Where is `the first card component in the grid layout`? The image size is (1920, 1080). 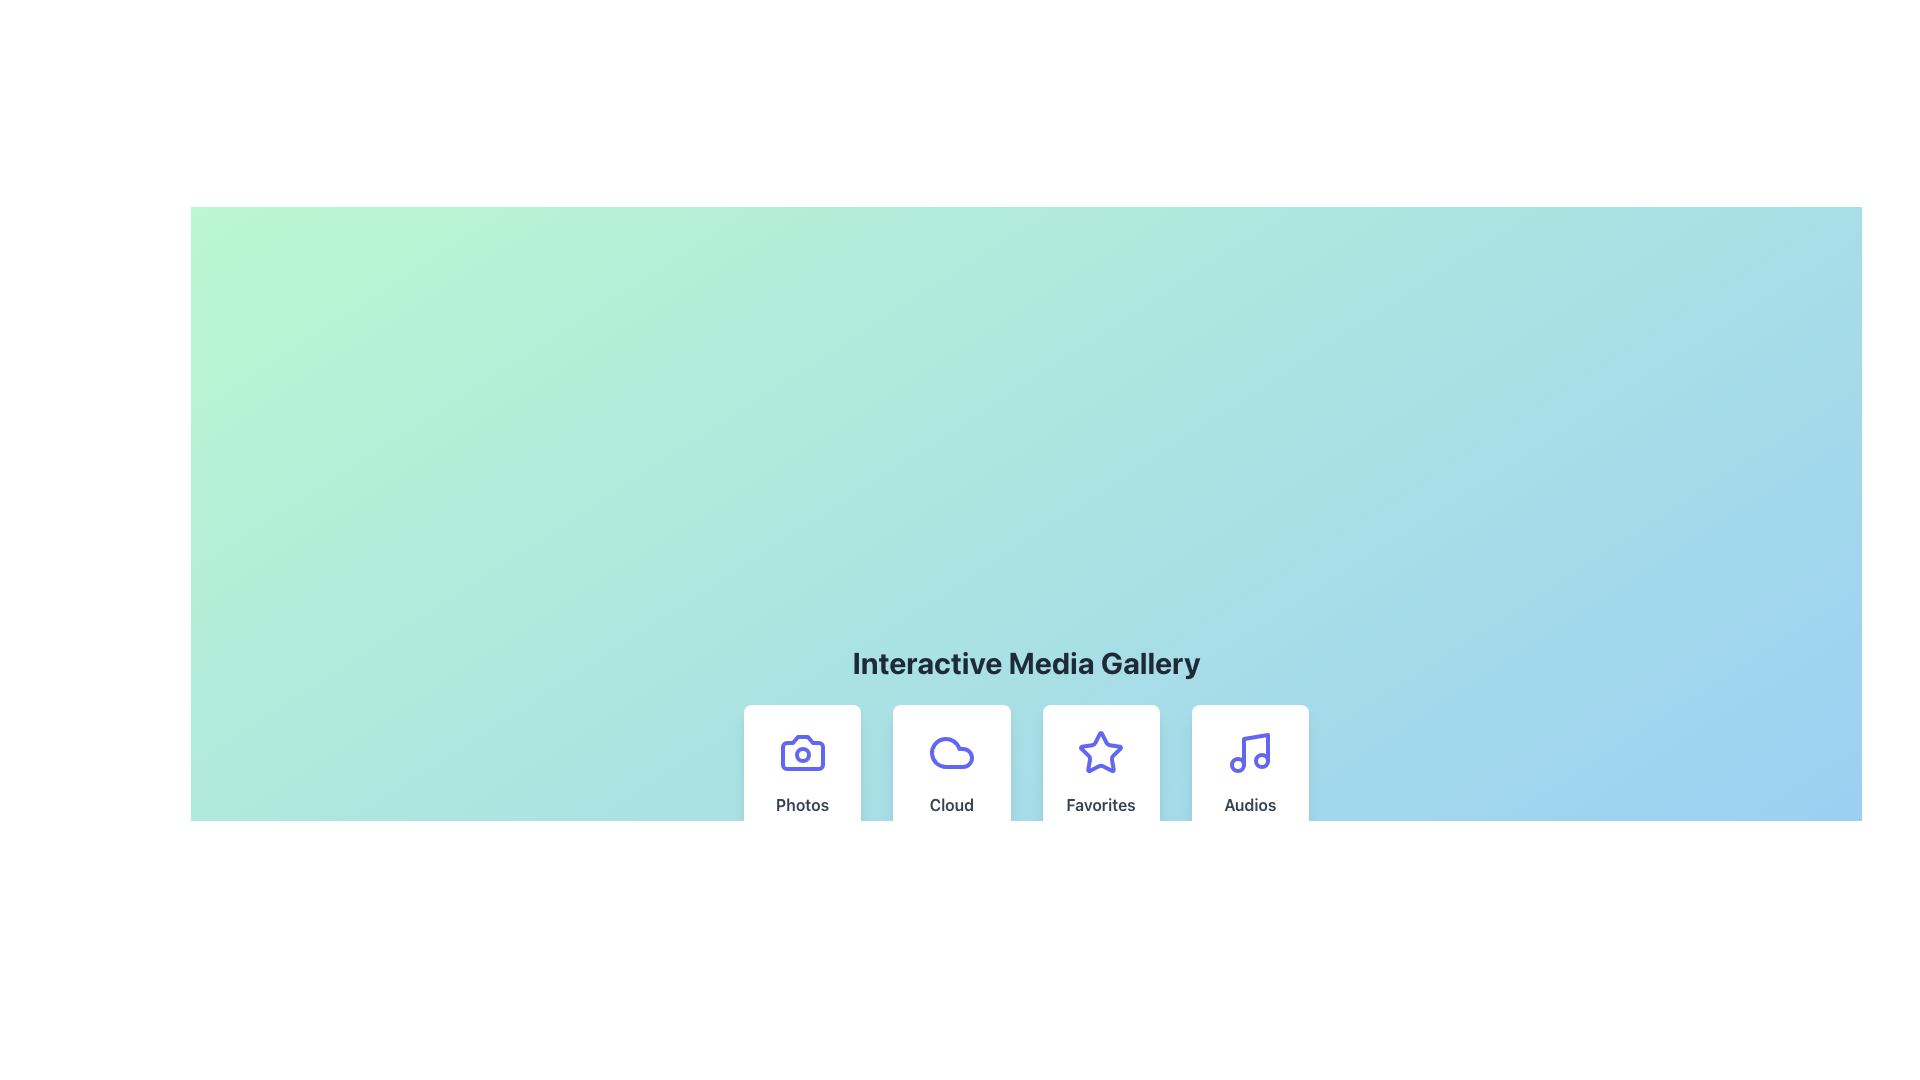
the first card component in the grid layout is located at coordinates (801, 775).